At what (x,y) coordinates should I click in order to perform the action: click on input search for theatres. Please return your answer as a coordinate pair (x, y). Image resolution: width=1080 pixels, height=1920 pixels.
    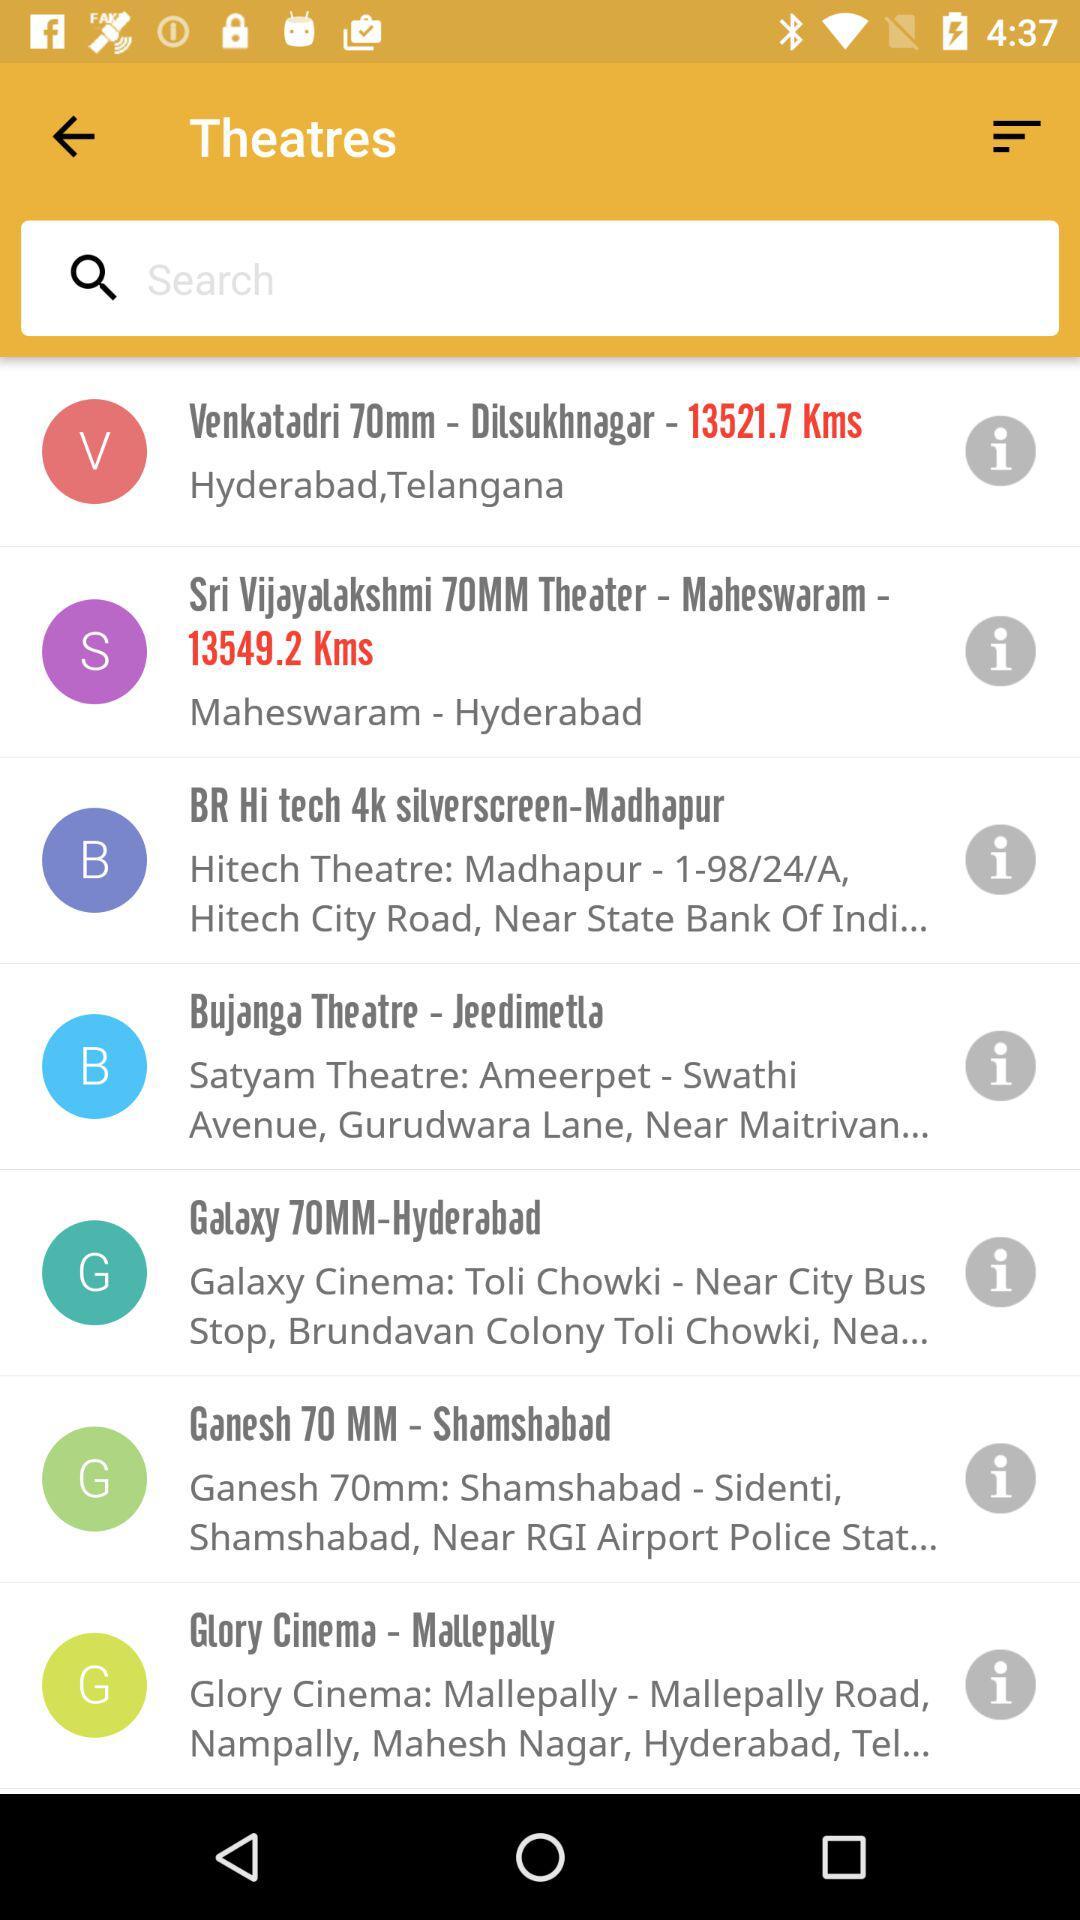
    Looking at the image, I should click on (533, 277).